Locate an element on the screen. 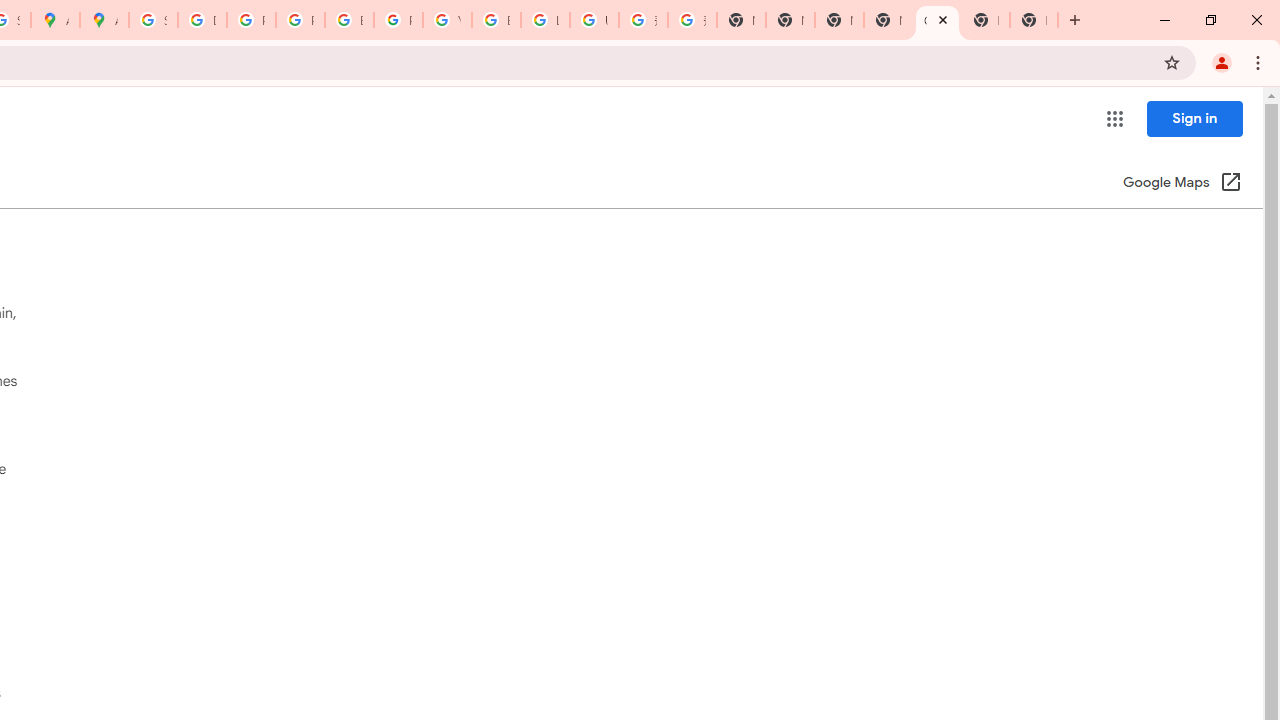 The height and width of the screenshot is (720, 1280). 'New Tab' is located at coordinates (986, 20).